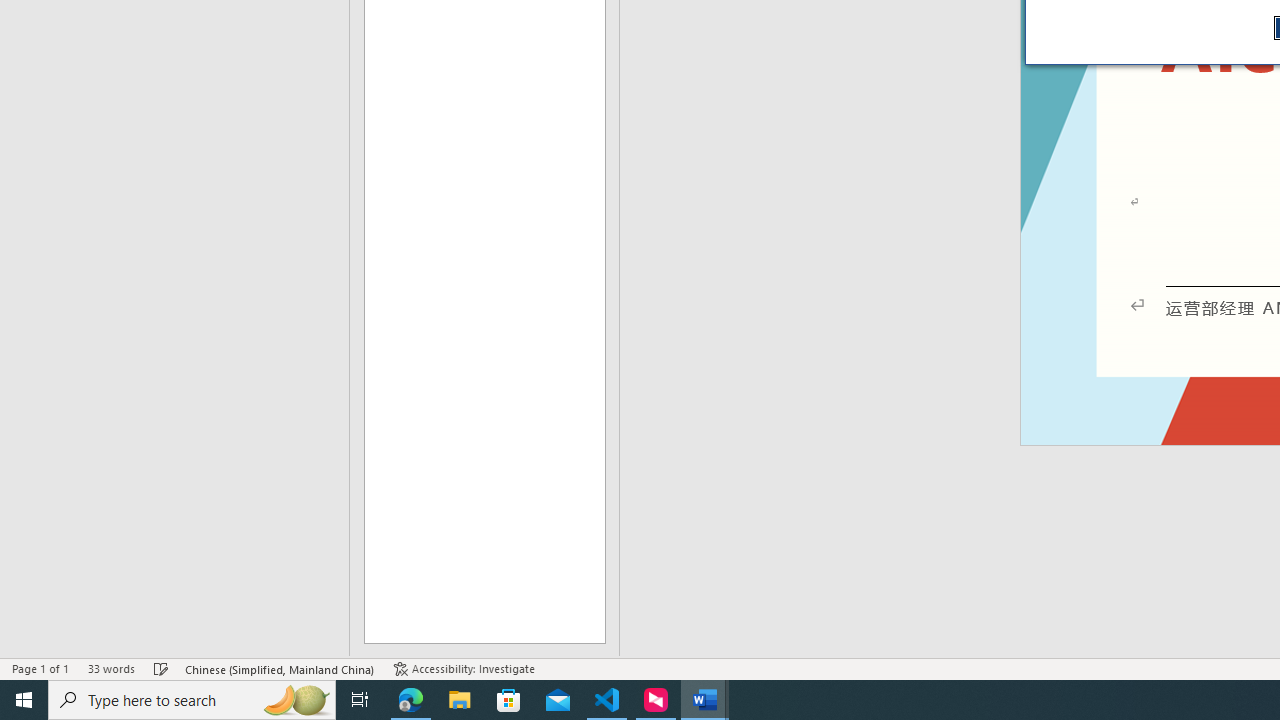  I want to click on 'Task View', so click(359, 698).